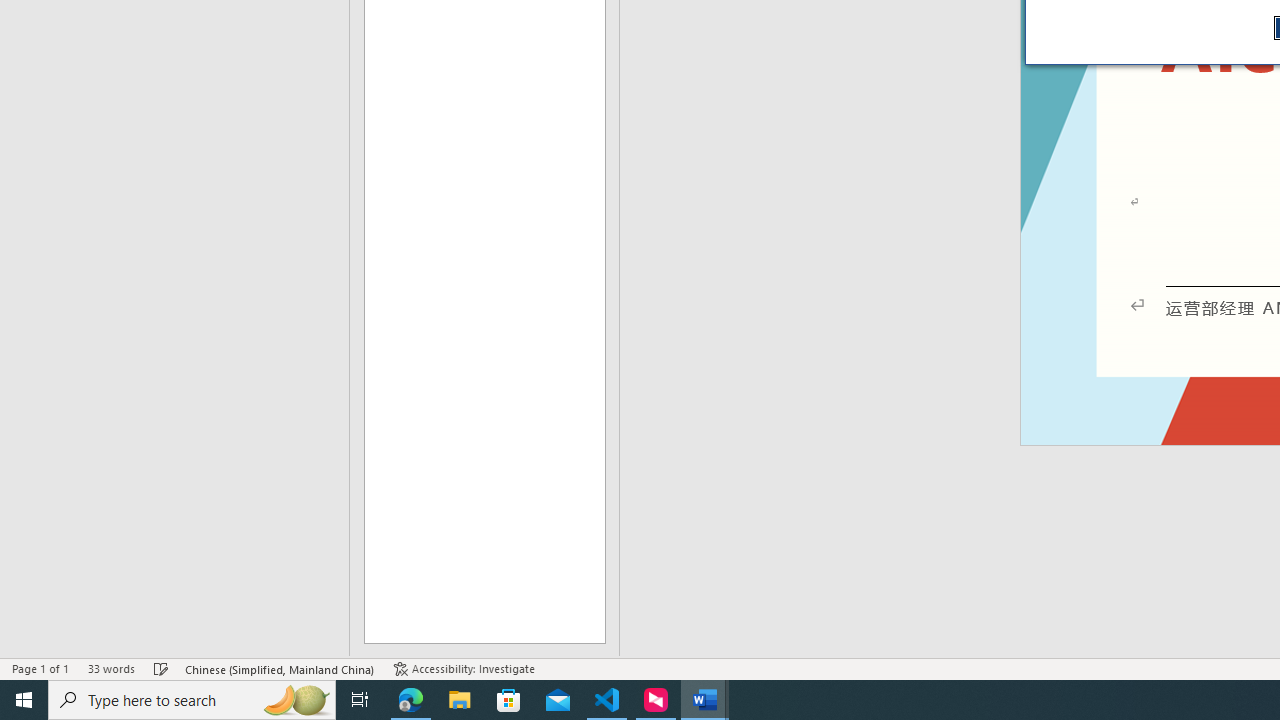  I want to click on 'Task View', so click(359, 698).